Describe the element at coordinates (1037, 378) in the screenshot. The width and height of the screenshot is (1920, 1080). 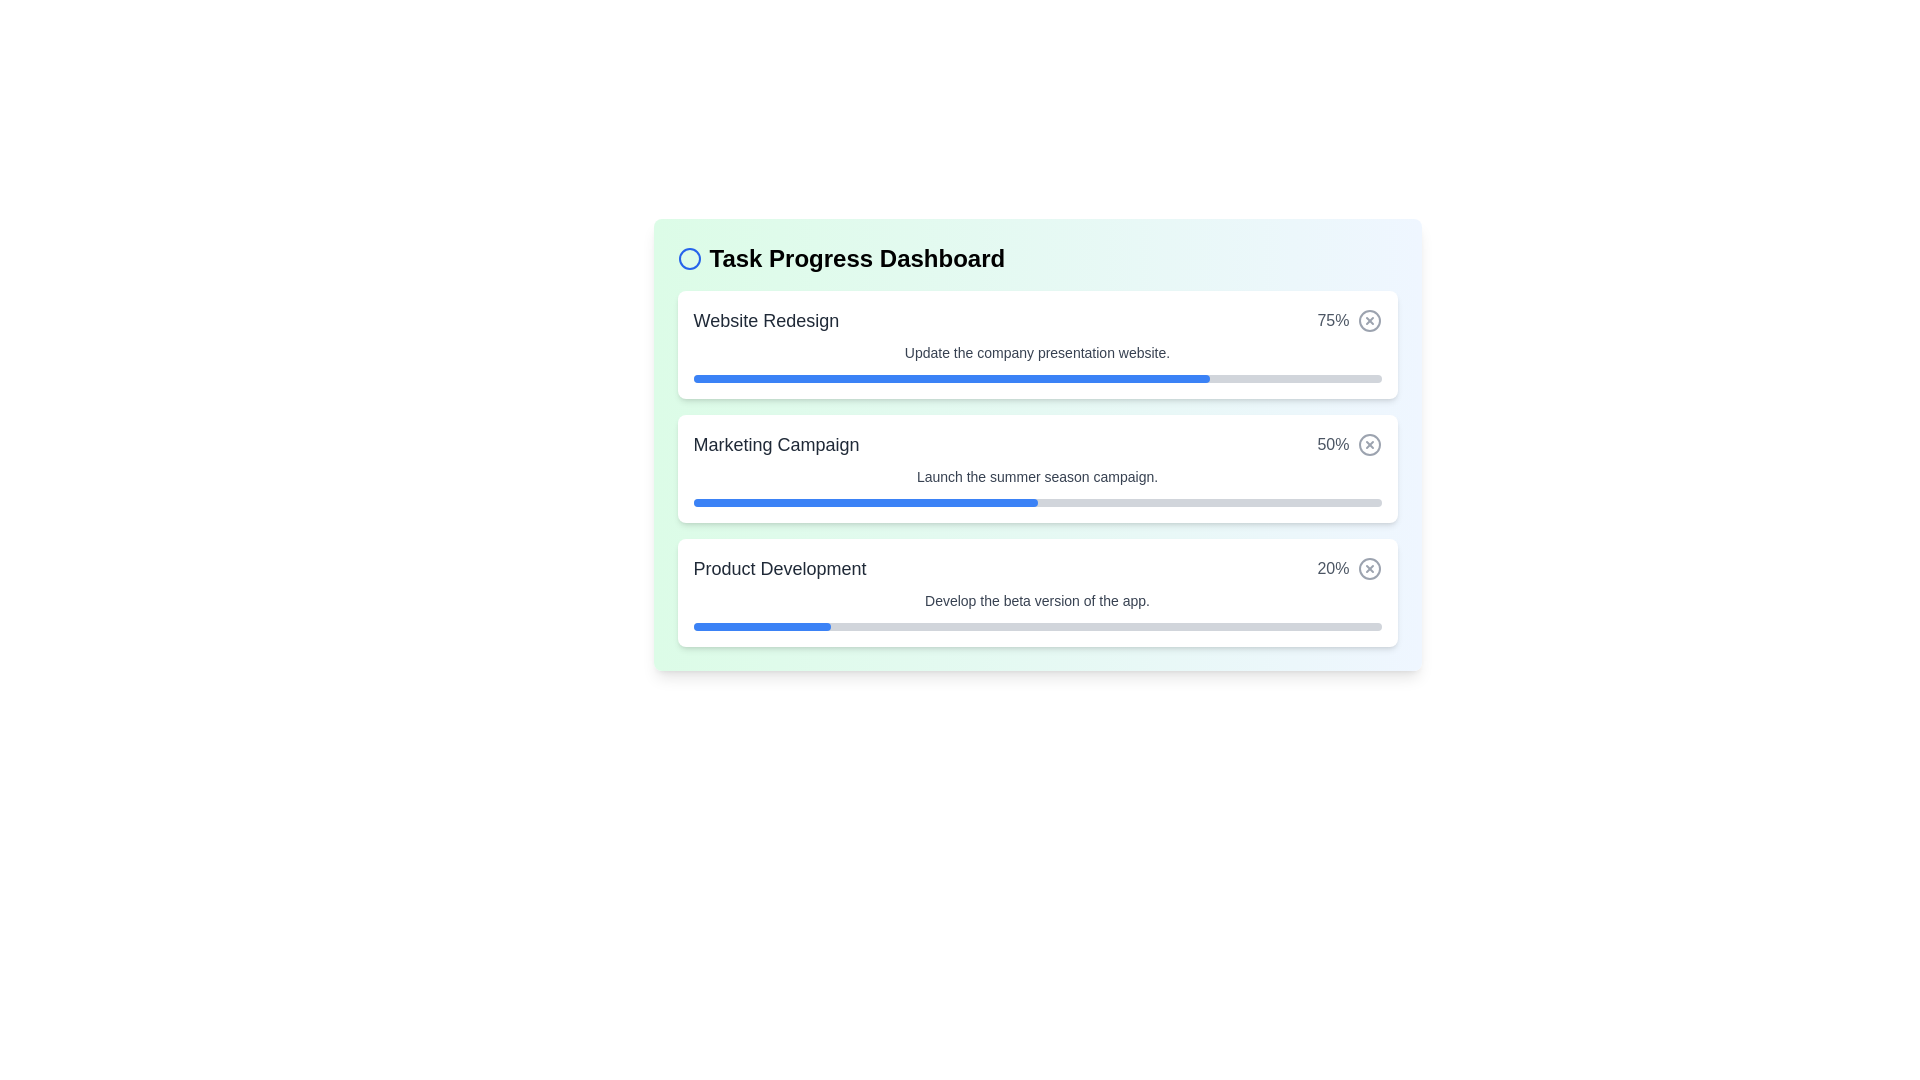
I see `properties of the progress bar indicating 75% completion for the 'Website Redesign' activity, located within the 'Task Progress Dashboard'` at that location.